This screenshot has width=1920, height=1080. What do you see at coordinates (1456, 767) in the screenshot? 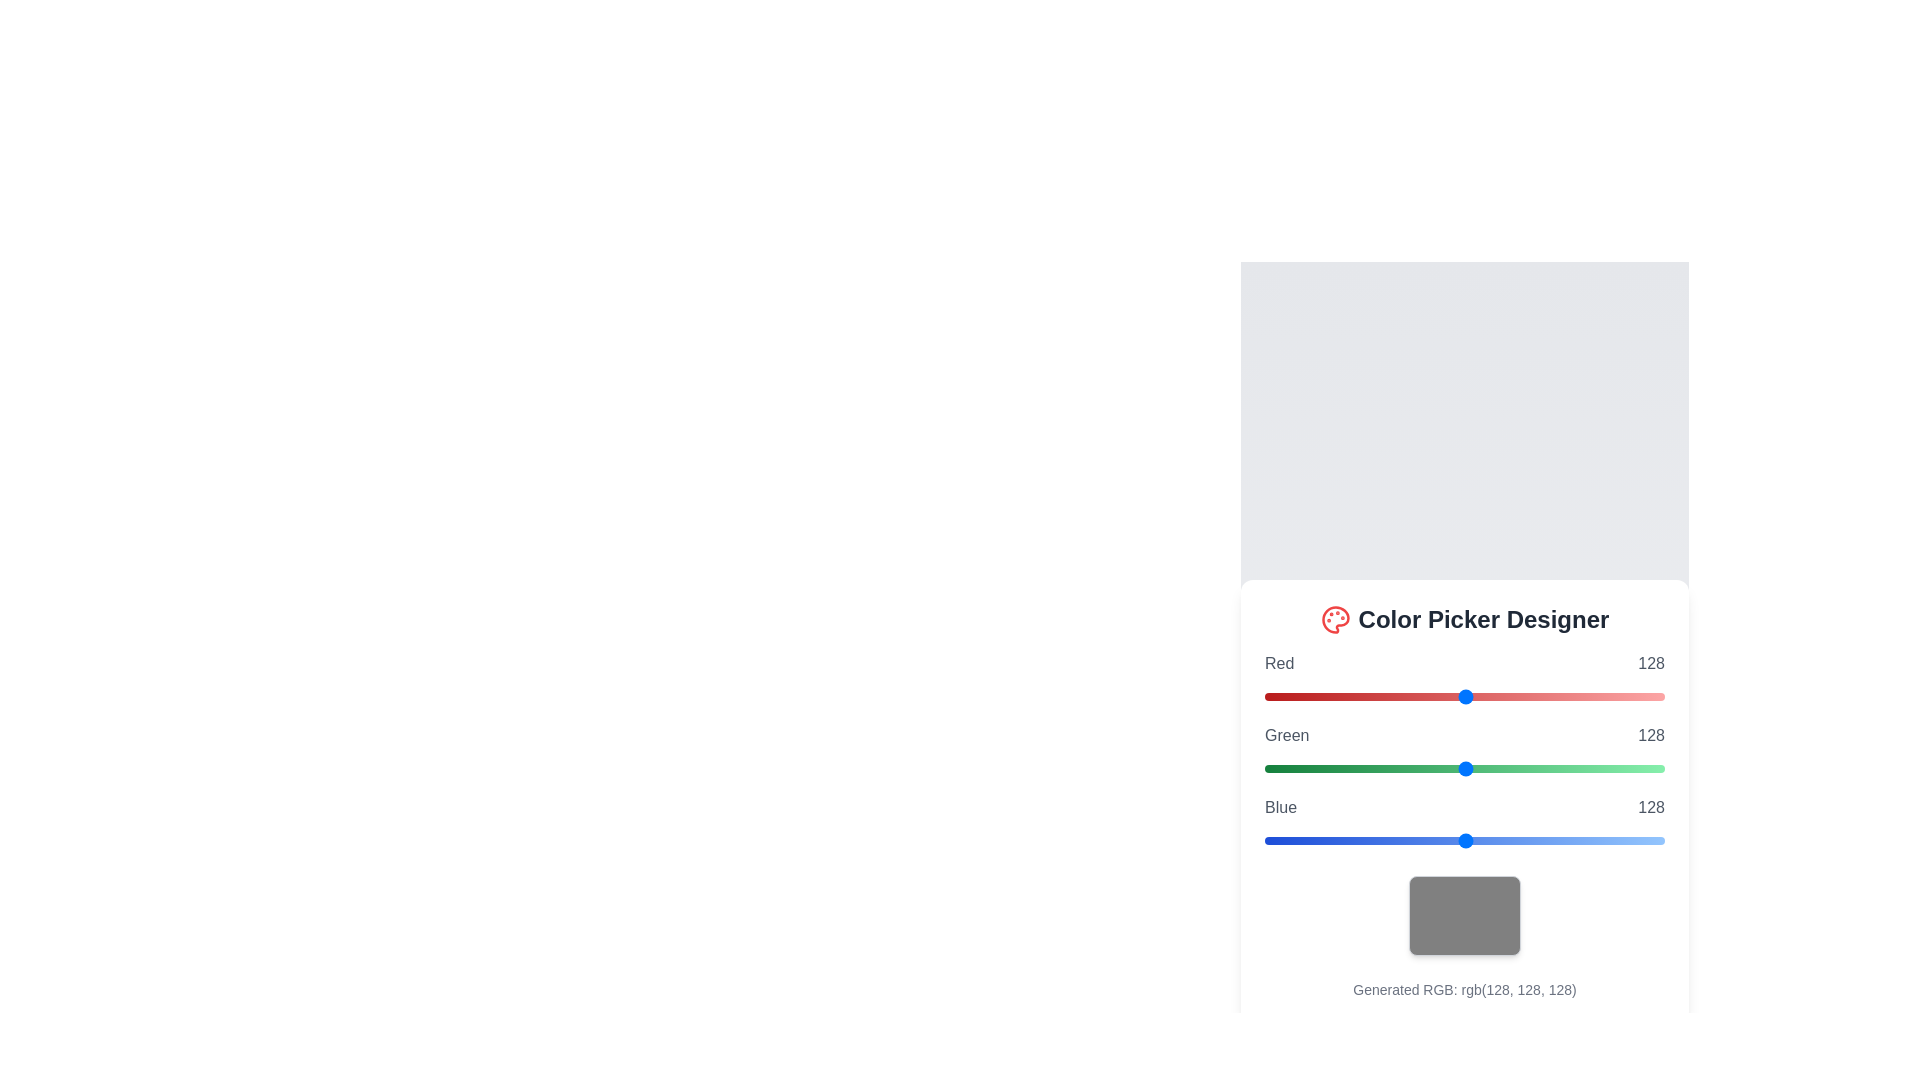
I see `the green slider to set its value to 122` at bounding box center [1456, 767].